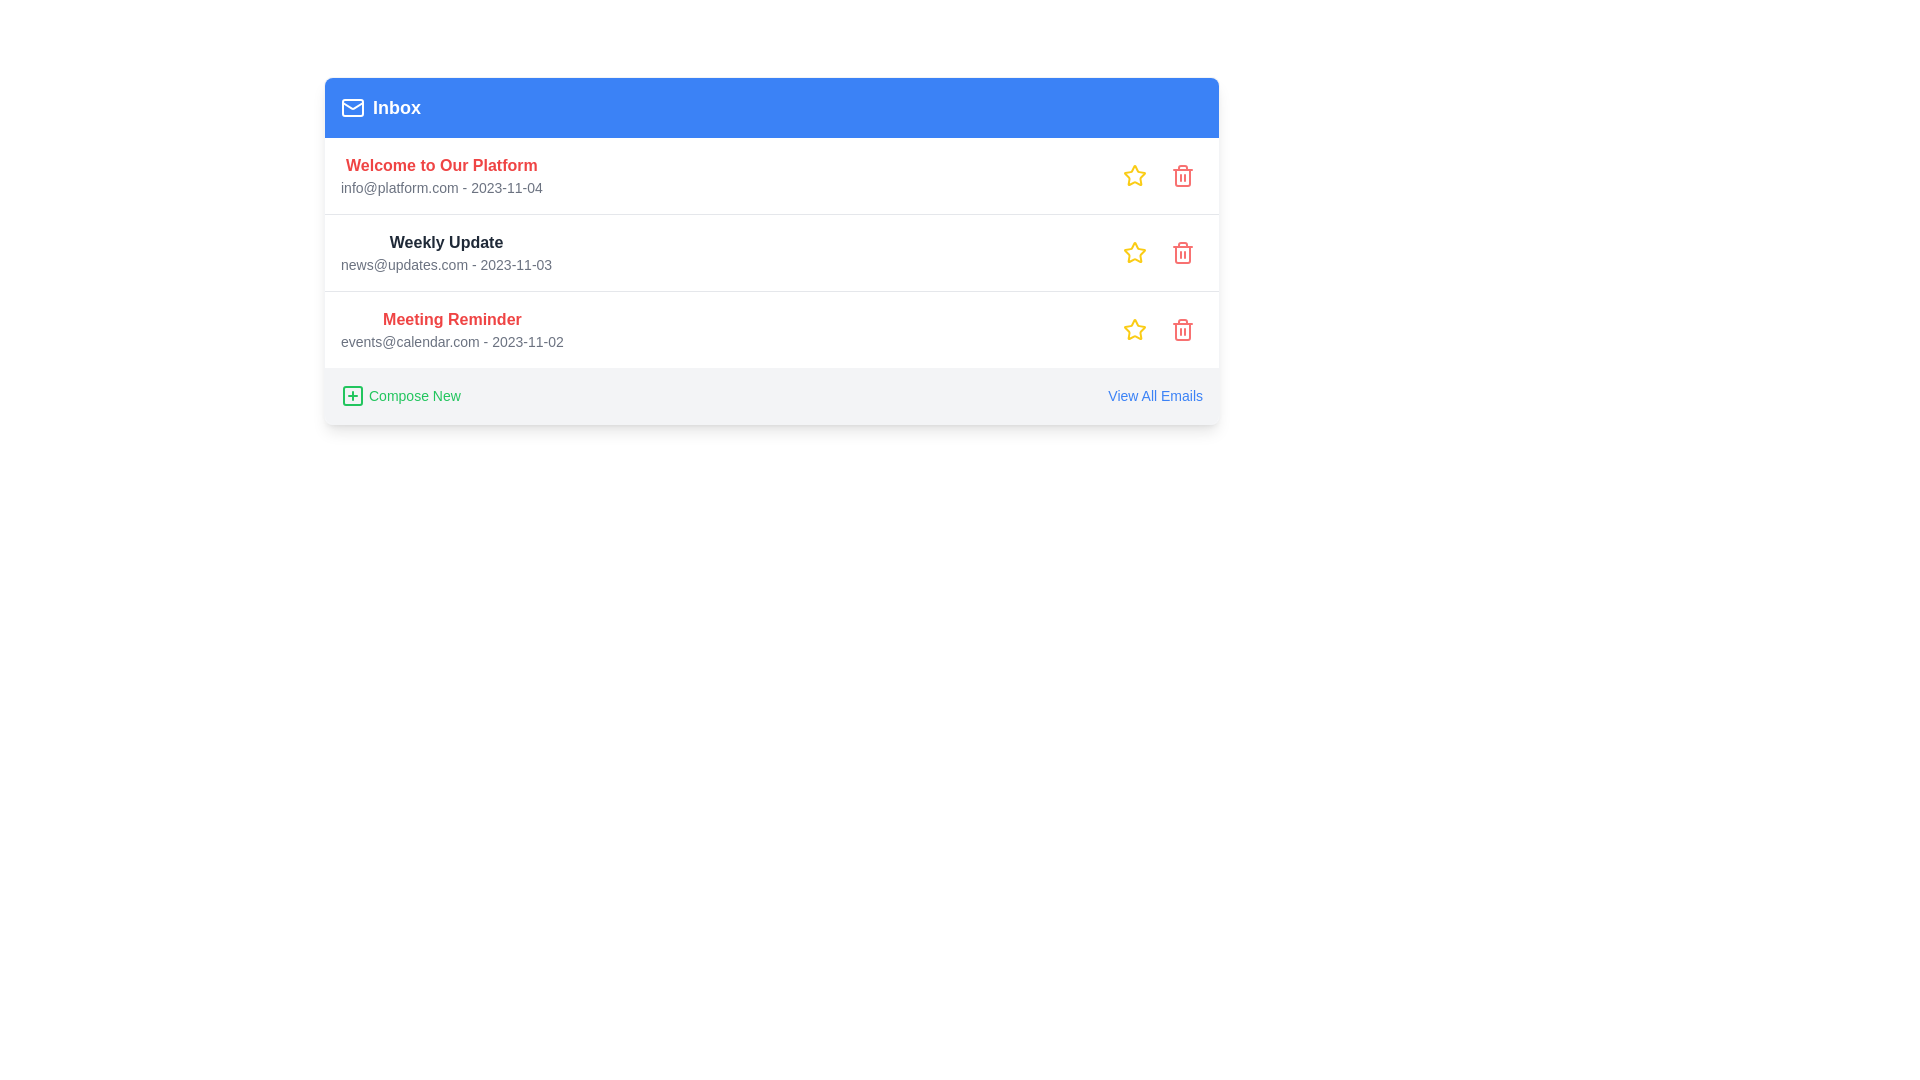  What do you see at coordinates (397, 108) in the screenshot?
I see `text label indicating the user's inbox, which is positioned to the right of the mail icon in the blue header bar` at bounding box center [397, 108].